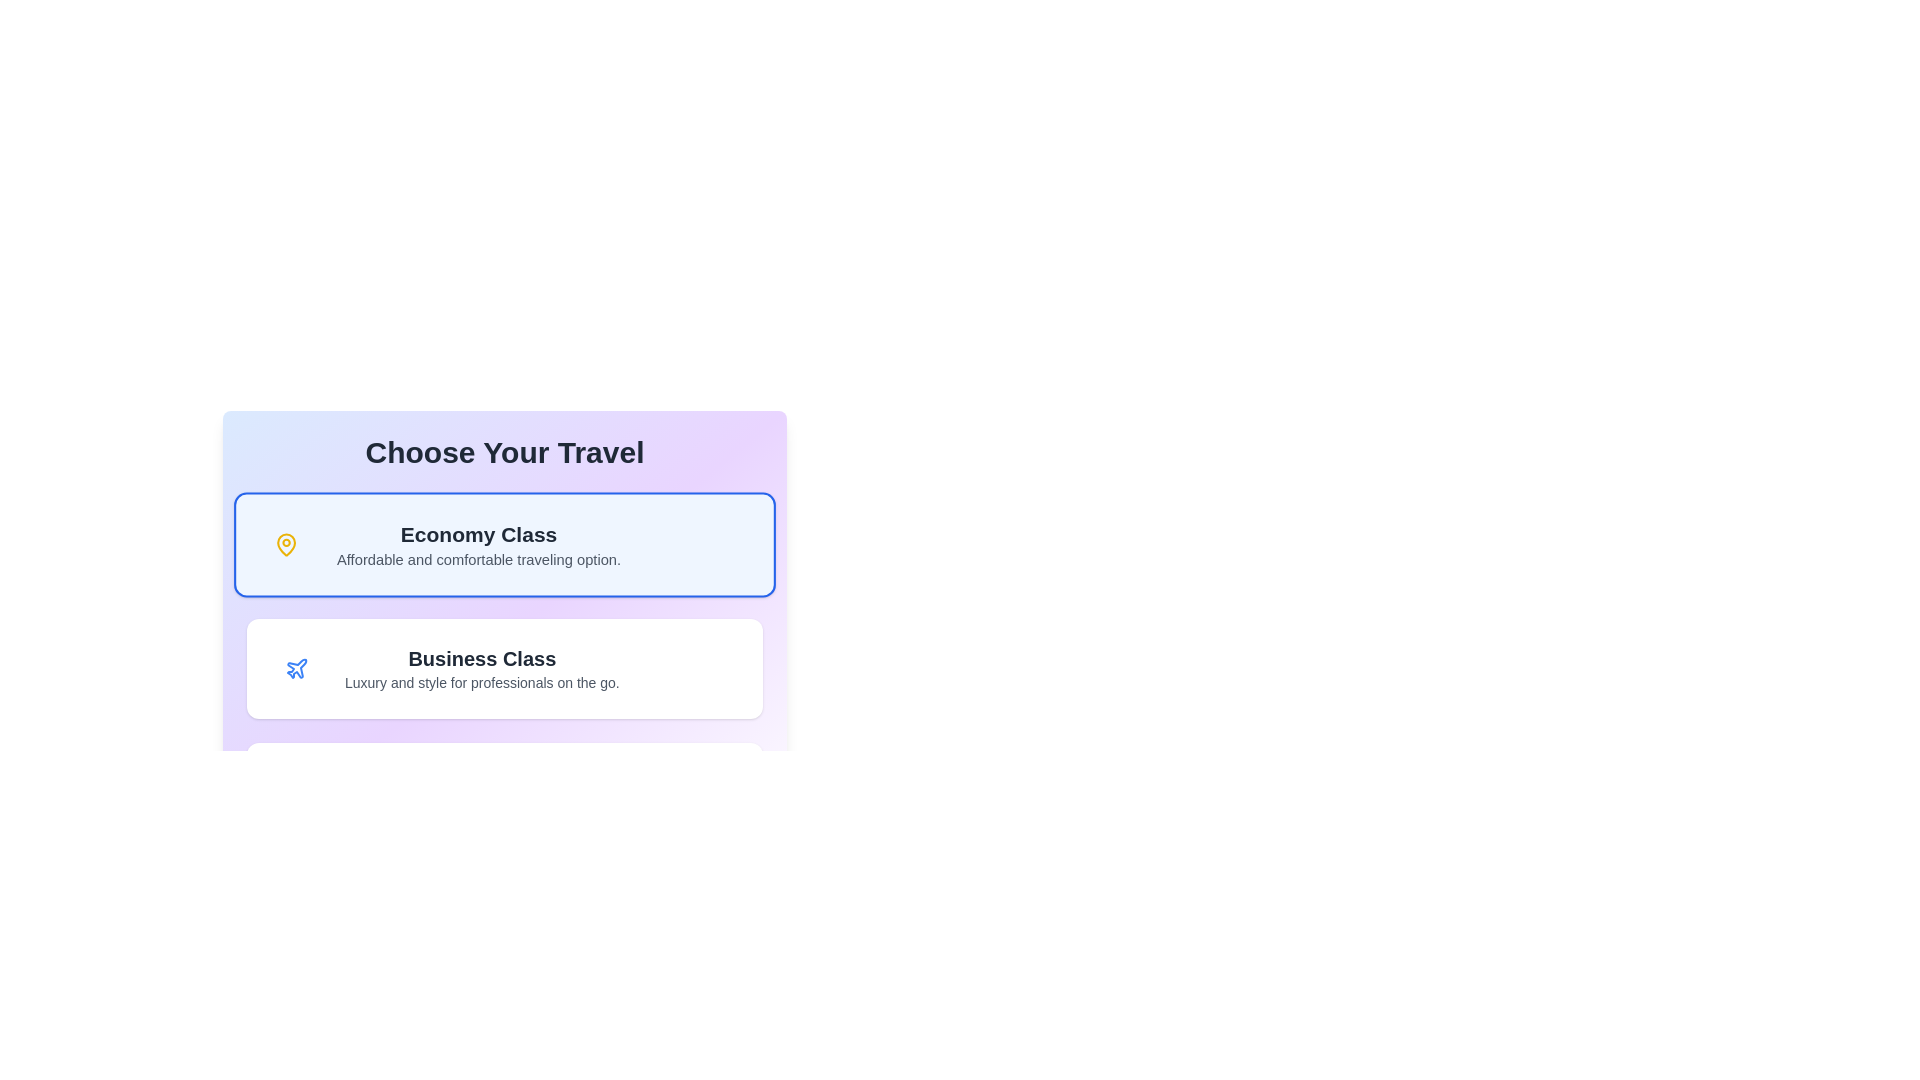 The height and width of the screenshot is (1080, 1920). I want to click on the 'Choose Your Travel' card layout to select a specific travel option within the card, so click(504, 639).